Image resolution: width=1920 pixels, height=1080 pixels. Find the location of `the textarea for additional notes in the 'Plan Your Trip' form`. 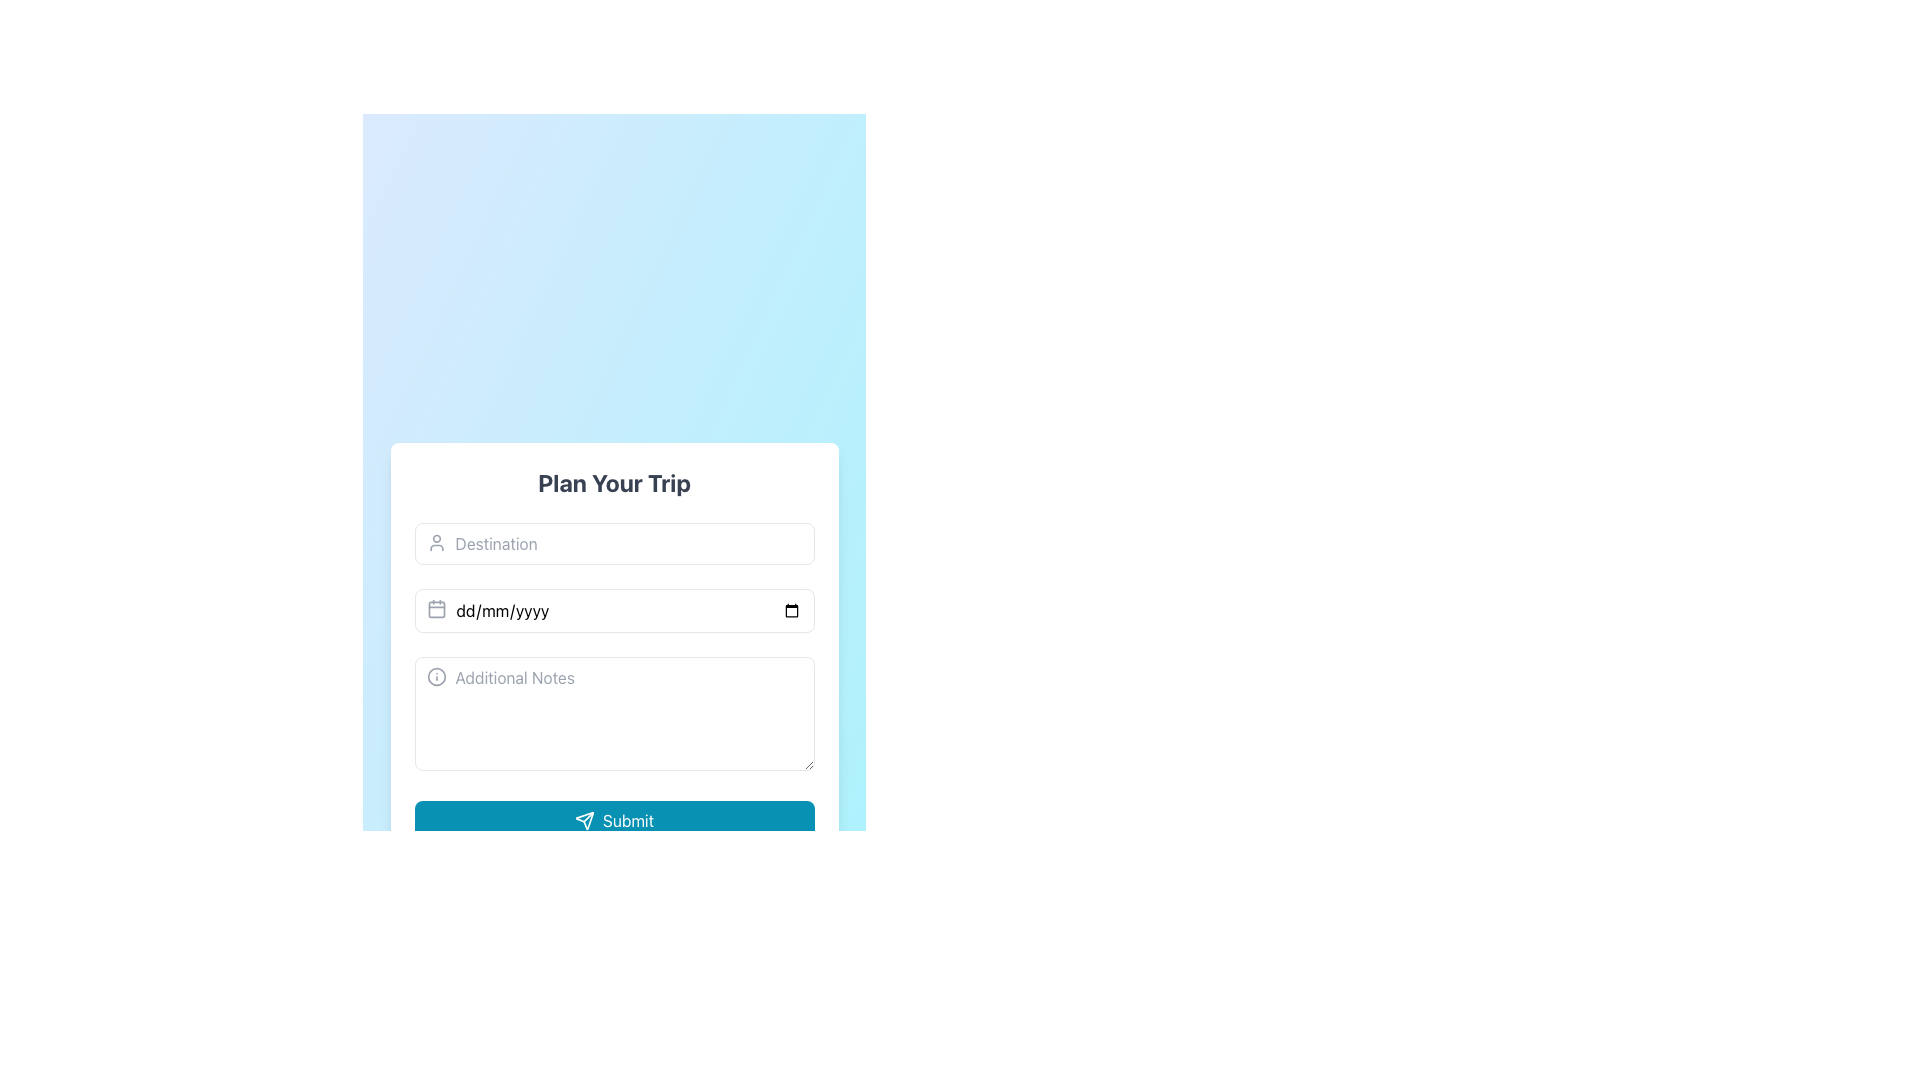

the textarea for additional notes in the 'Plan Your Trip' form is located at coordinates (613, 716).